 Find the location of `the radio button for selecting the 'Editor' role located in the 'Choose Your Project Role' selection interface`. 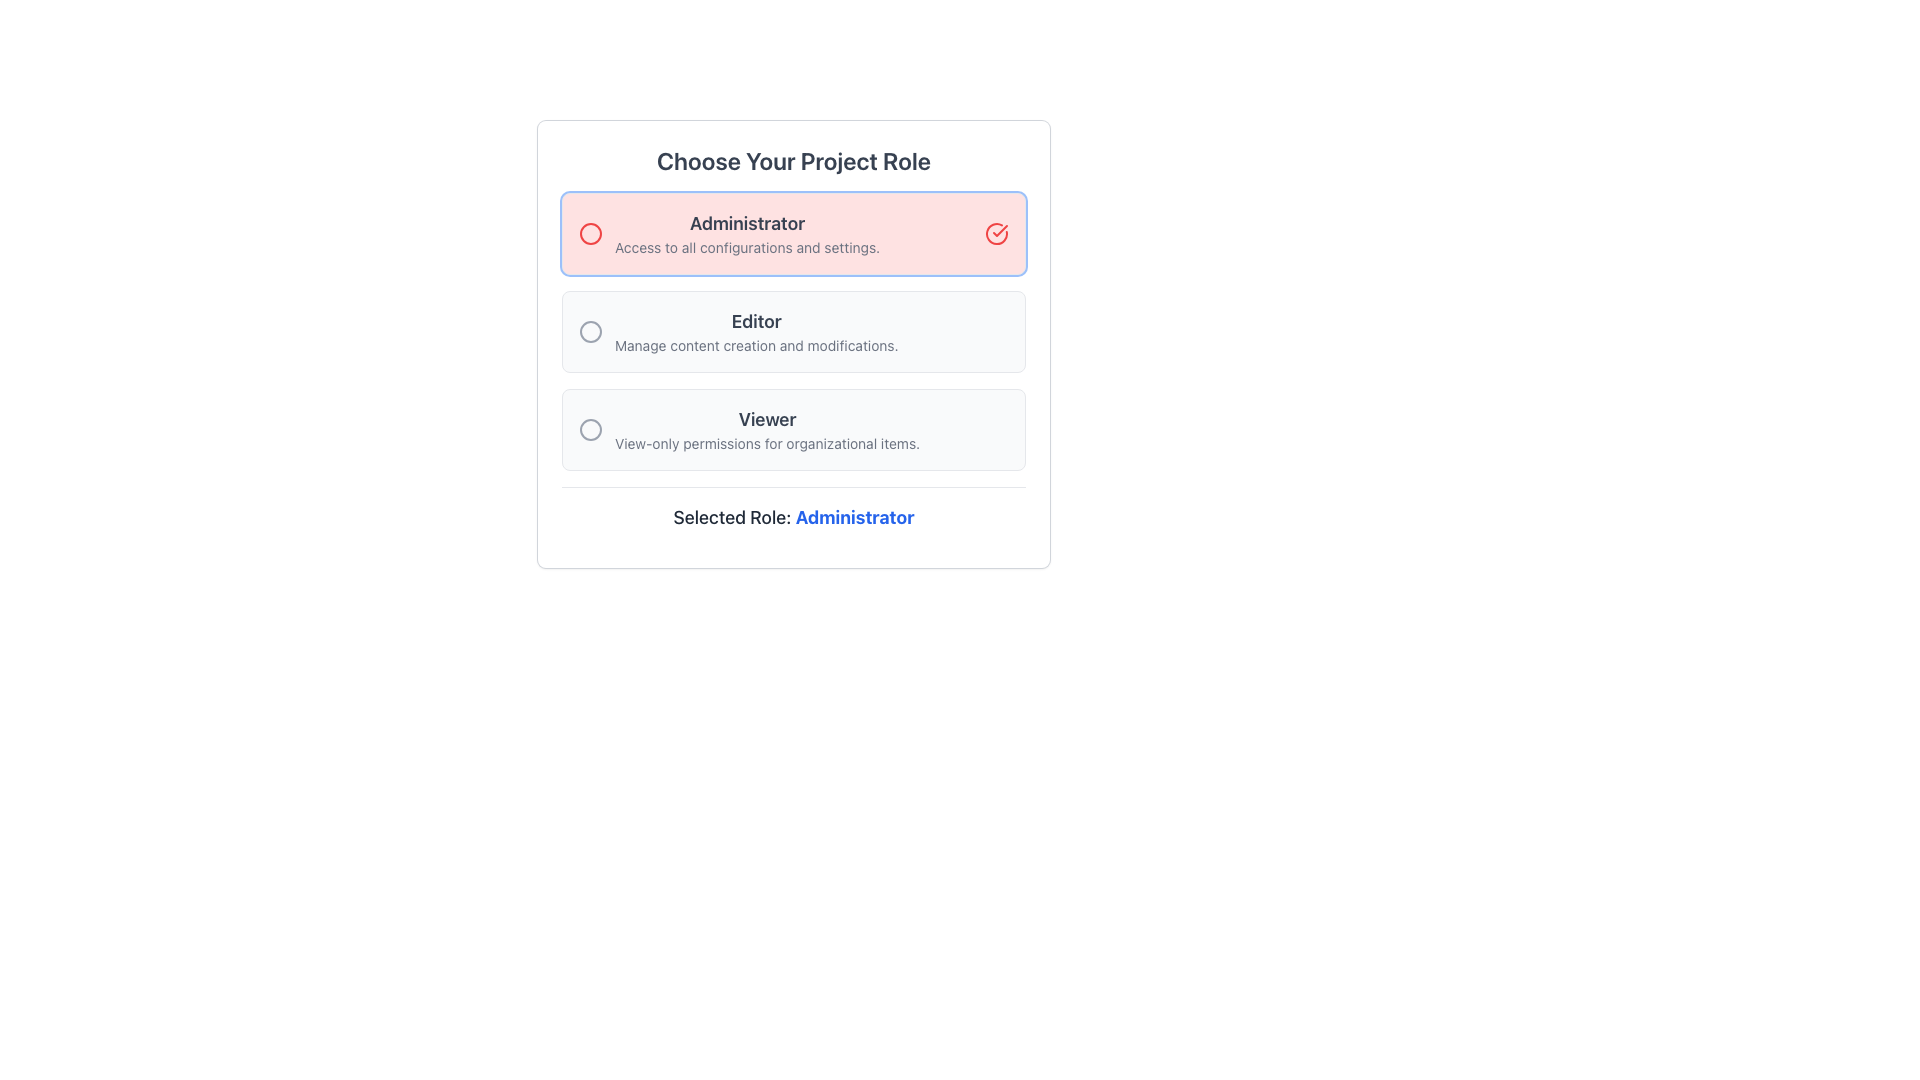

the radio button for selecting the 'Editor' role located in the 'Choose Your Project Role' selection interface is located at coordinates (589, 330).